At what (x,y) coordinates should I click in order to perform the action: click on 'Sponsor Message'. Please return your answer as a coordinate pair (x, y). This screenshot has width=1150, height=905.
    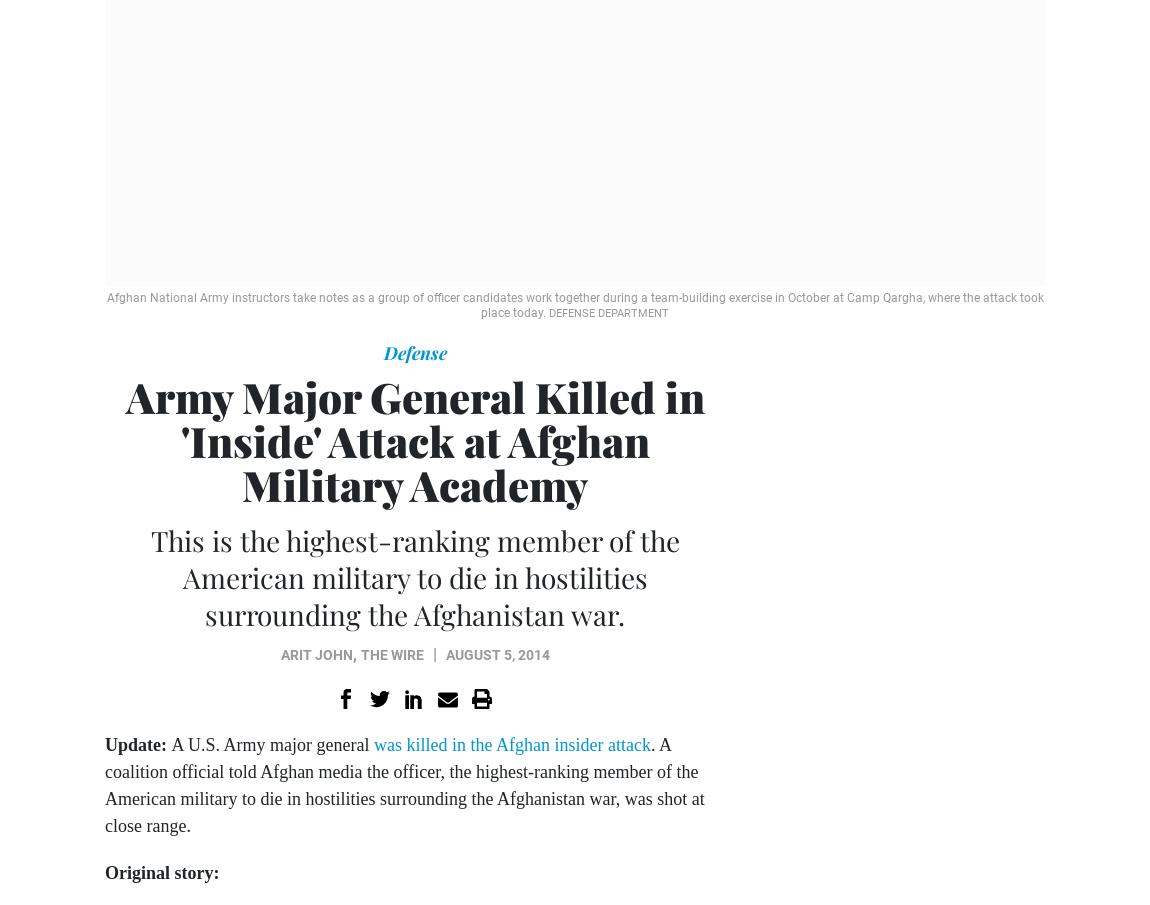
    Looking at the image, I should click on (894, 345).